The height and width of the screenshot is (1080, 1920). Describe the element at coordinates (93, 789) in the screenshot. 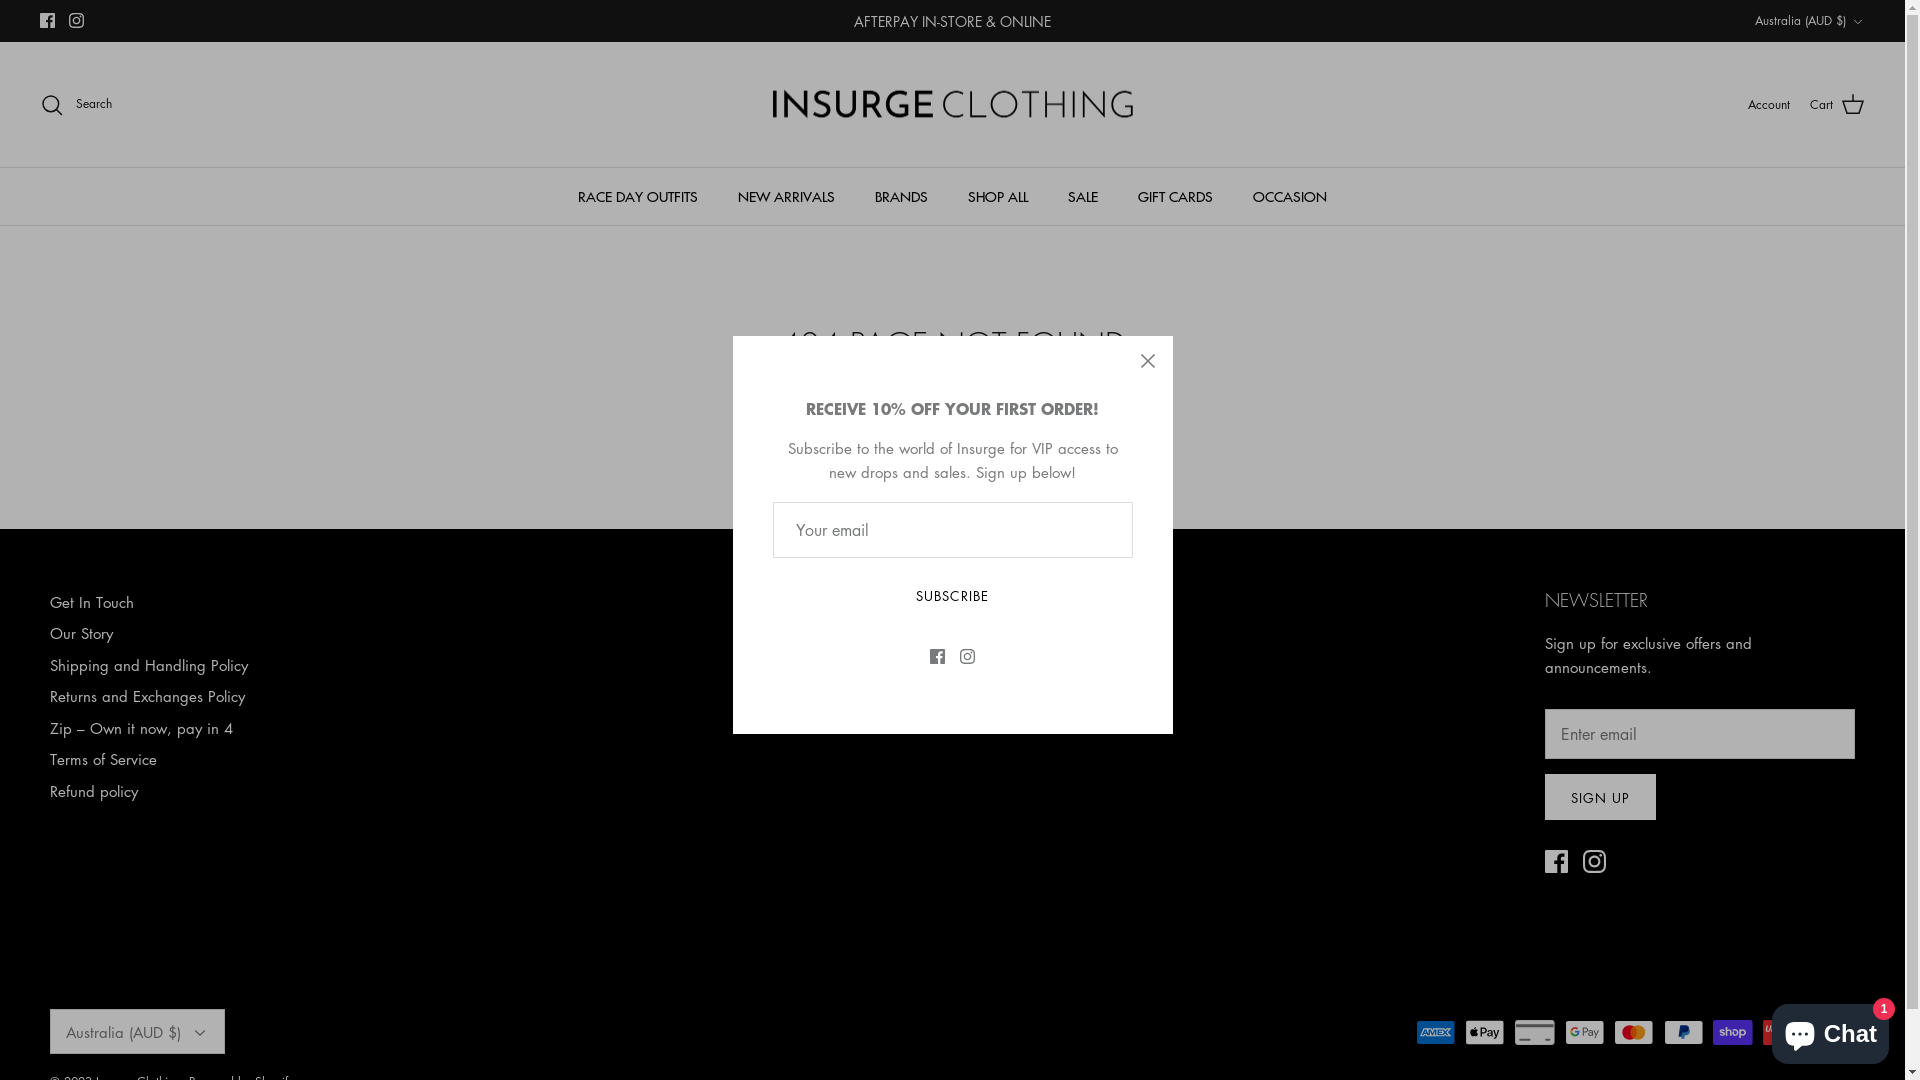

I see `'Refund policy'` at that location.